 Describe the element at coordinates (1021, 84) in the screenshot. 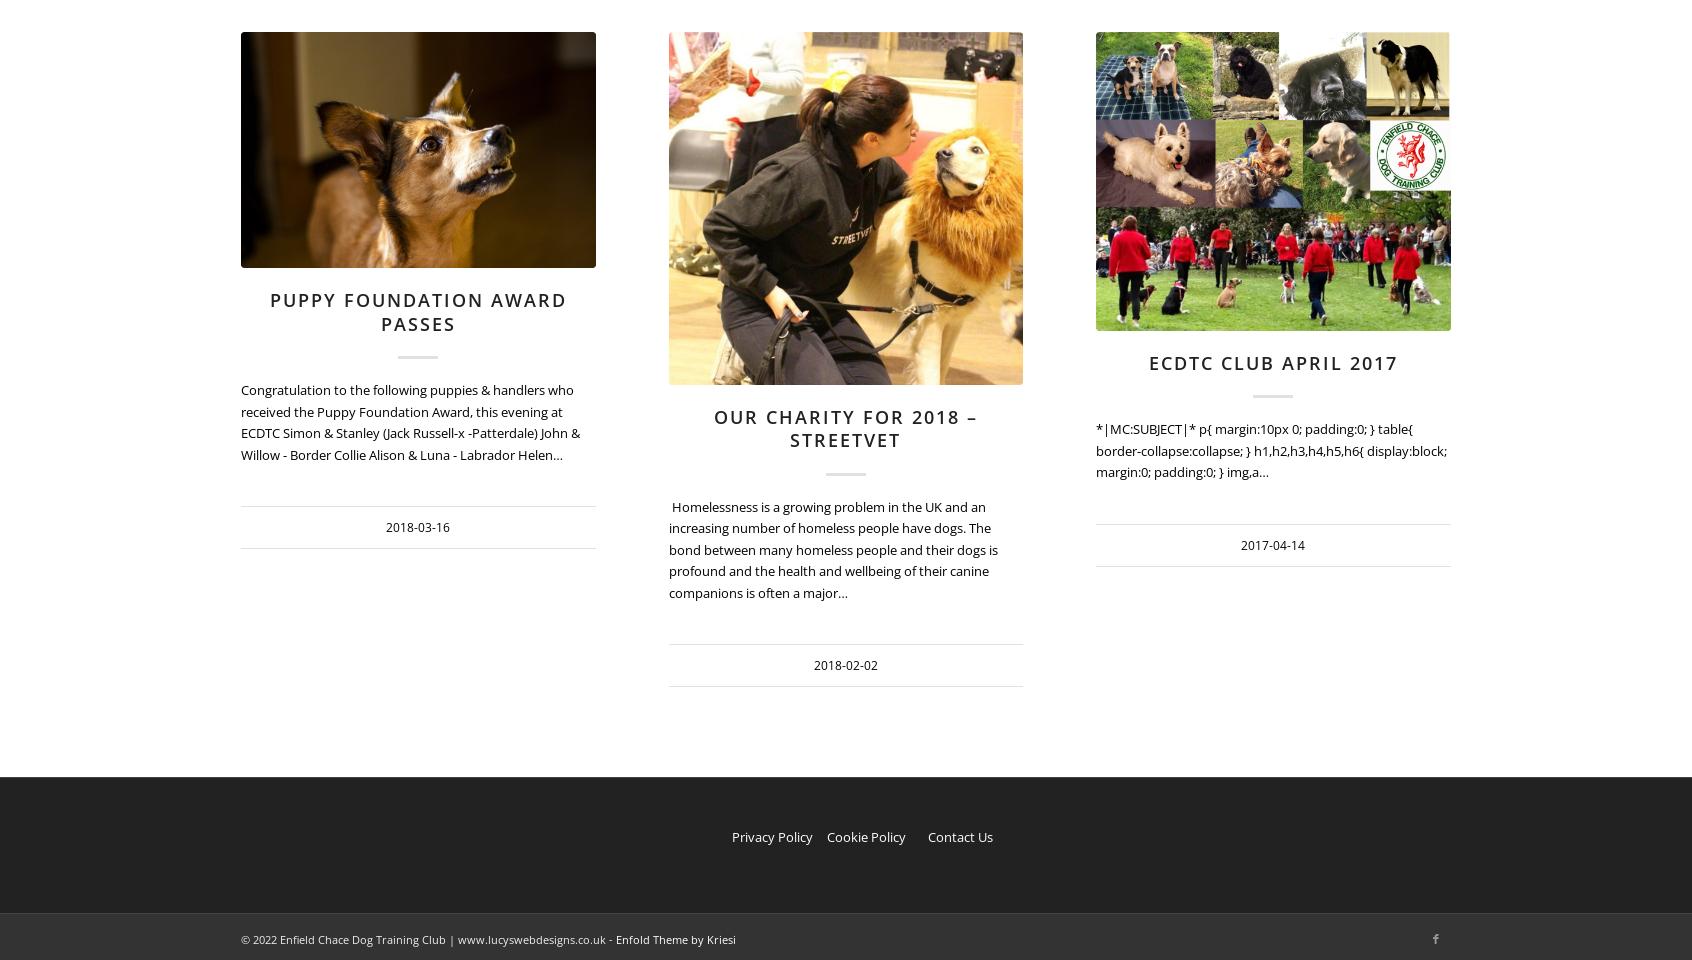

I see `'953'` at that location.